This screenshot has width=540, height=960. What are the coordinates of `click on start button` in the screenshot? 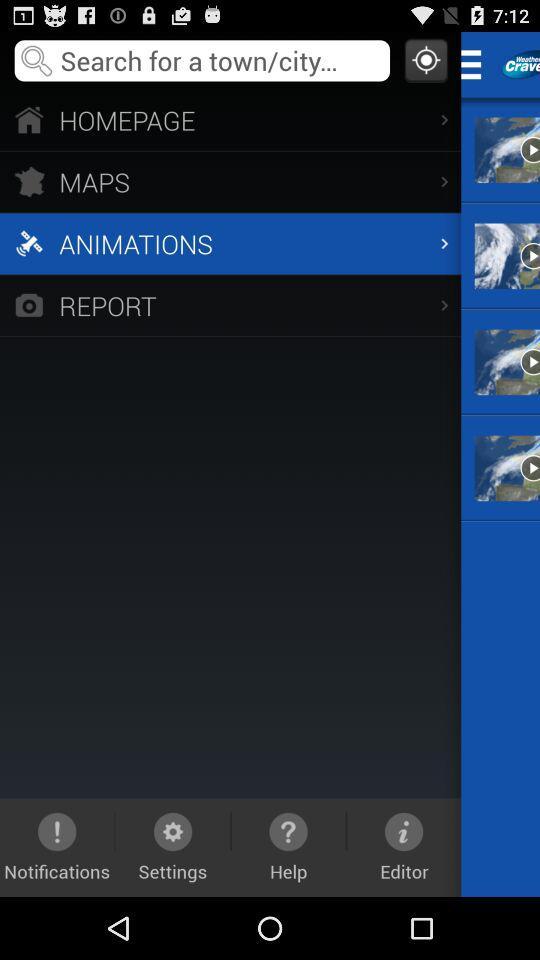 It's located at (476, 64).